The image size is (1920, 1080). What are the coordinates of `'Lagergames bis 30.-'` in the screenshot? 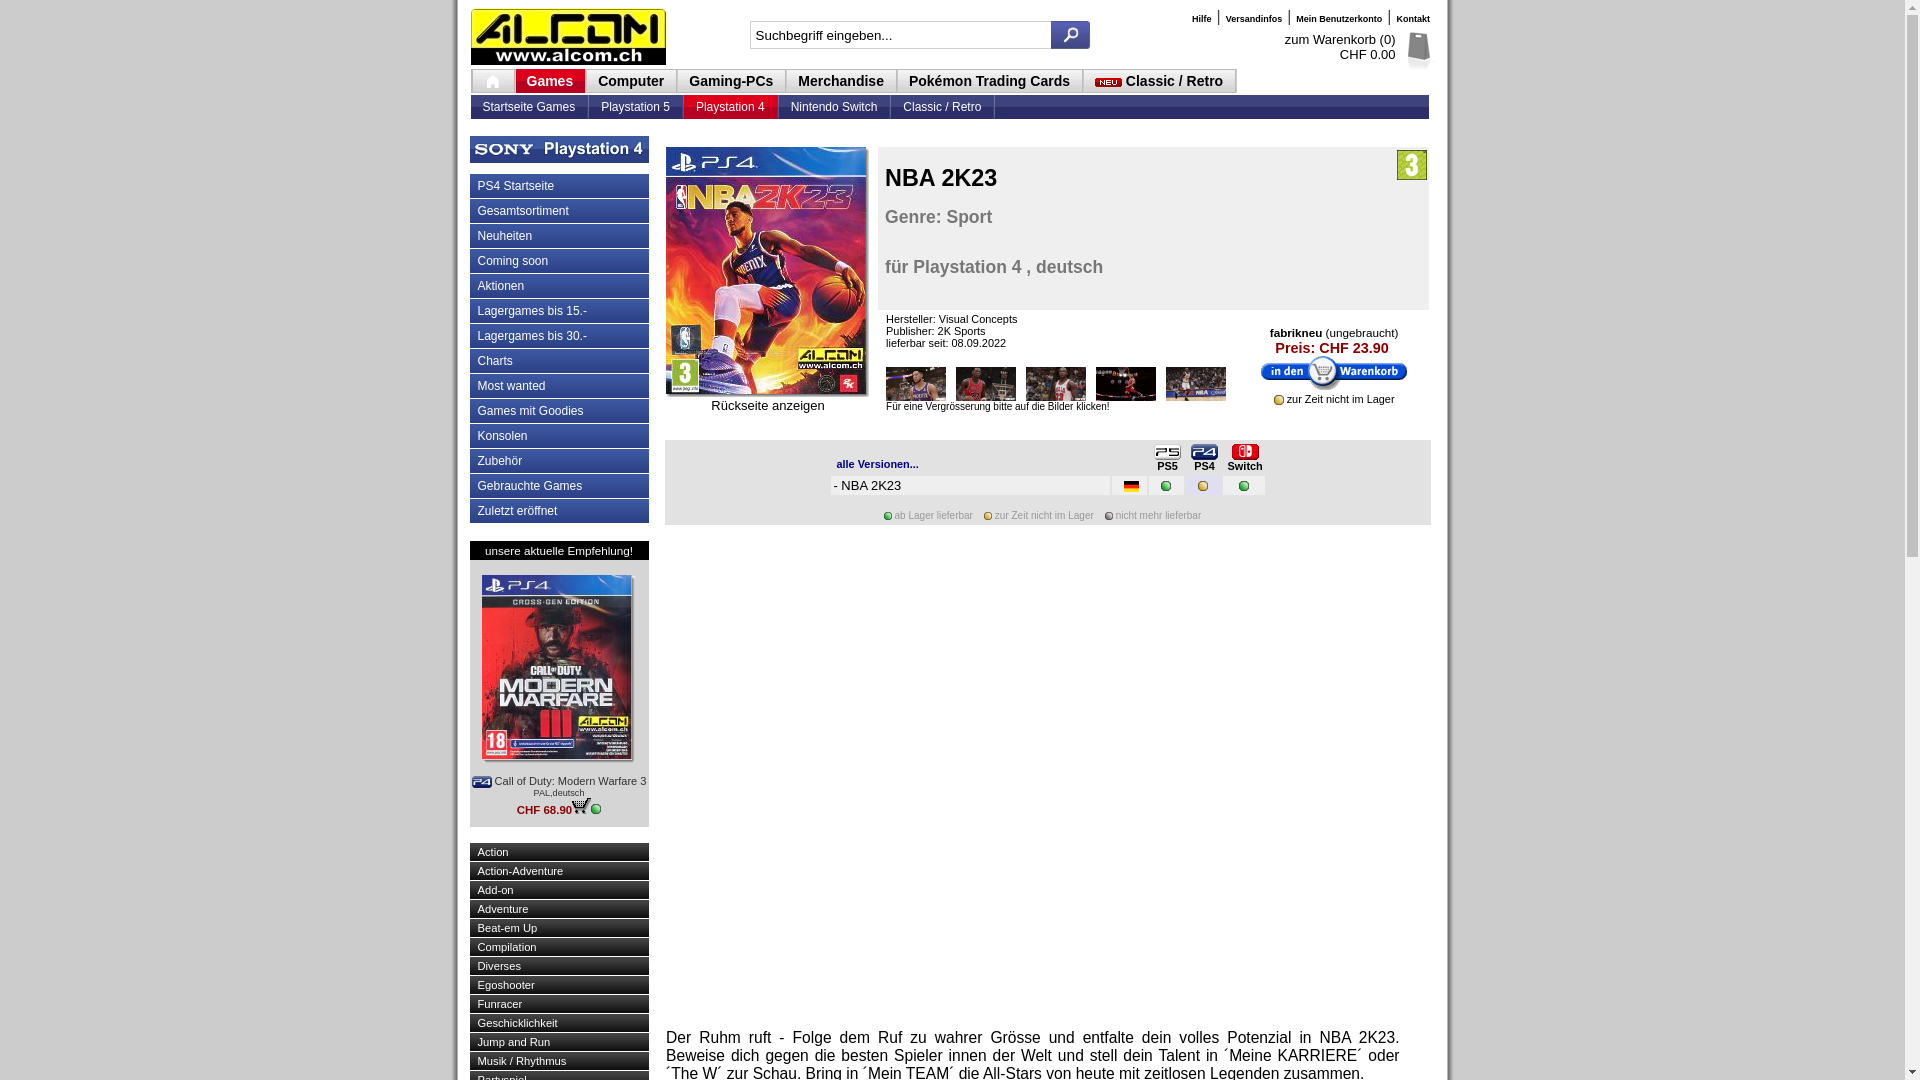 It's located at (559, 334).